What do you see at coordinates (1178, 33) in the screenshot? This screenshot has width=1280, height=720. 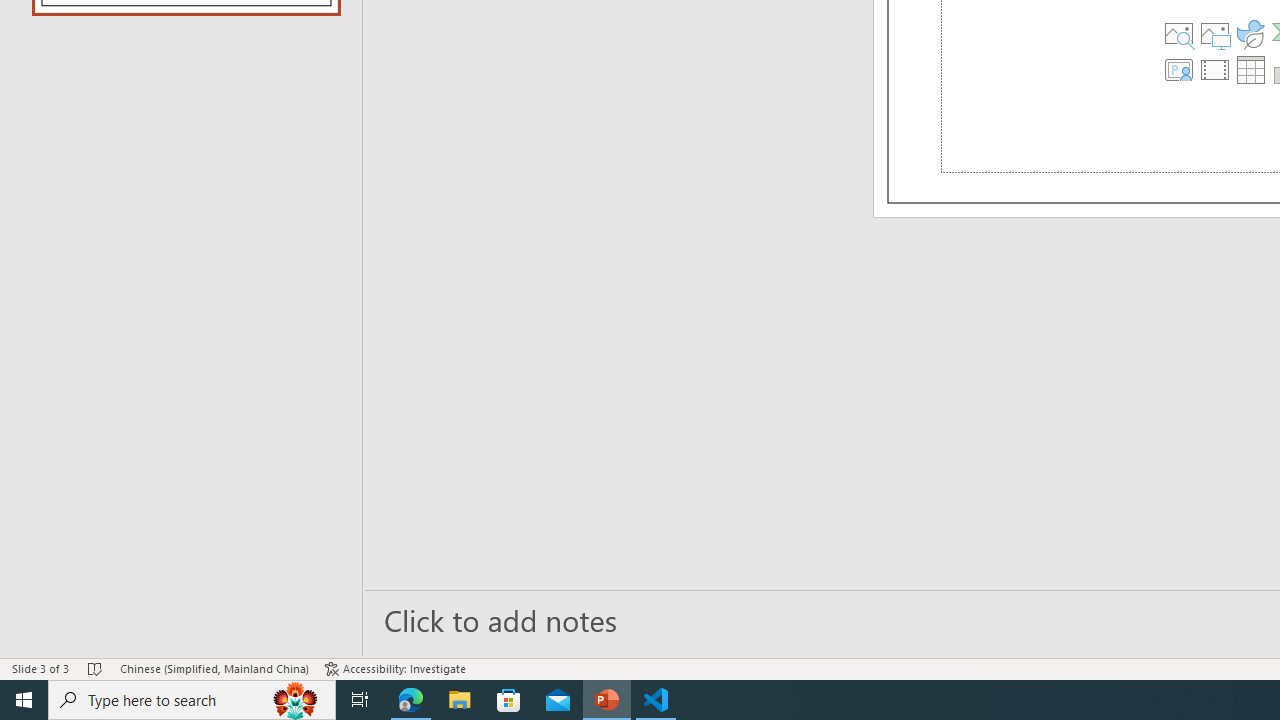 I see `'Stock Images'` at bounding box center [1178, 33].